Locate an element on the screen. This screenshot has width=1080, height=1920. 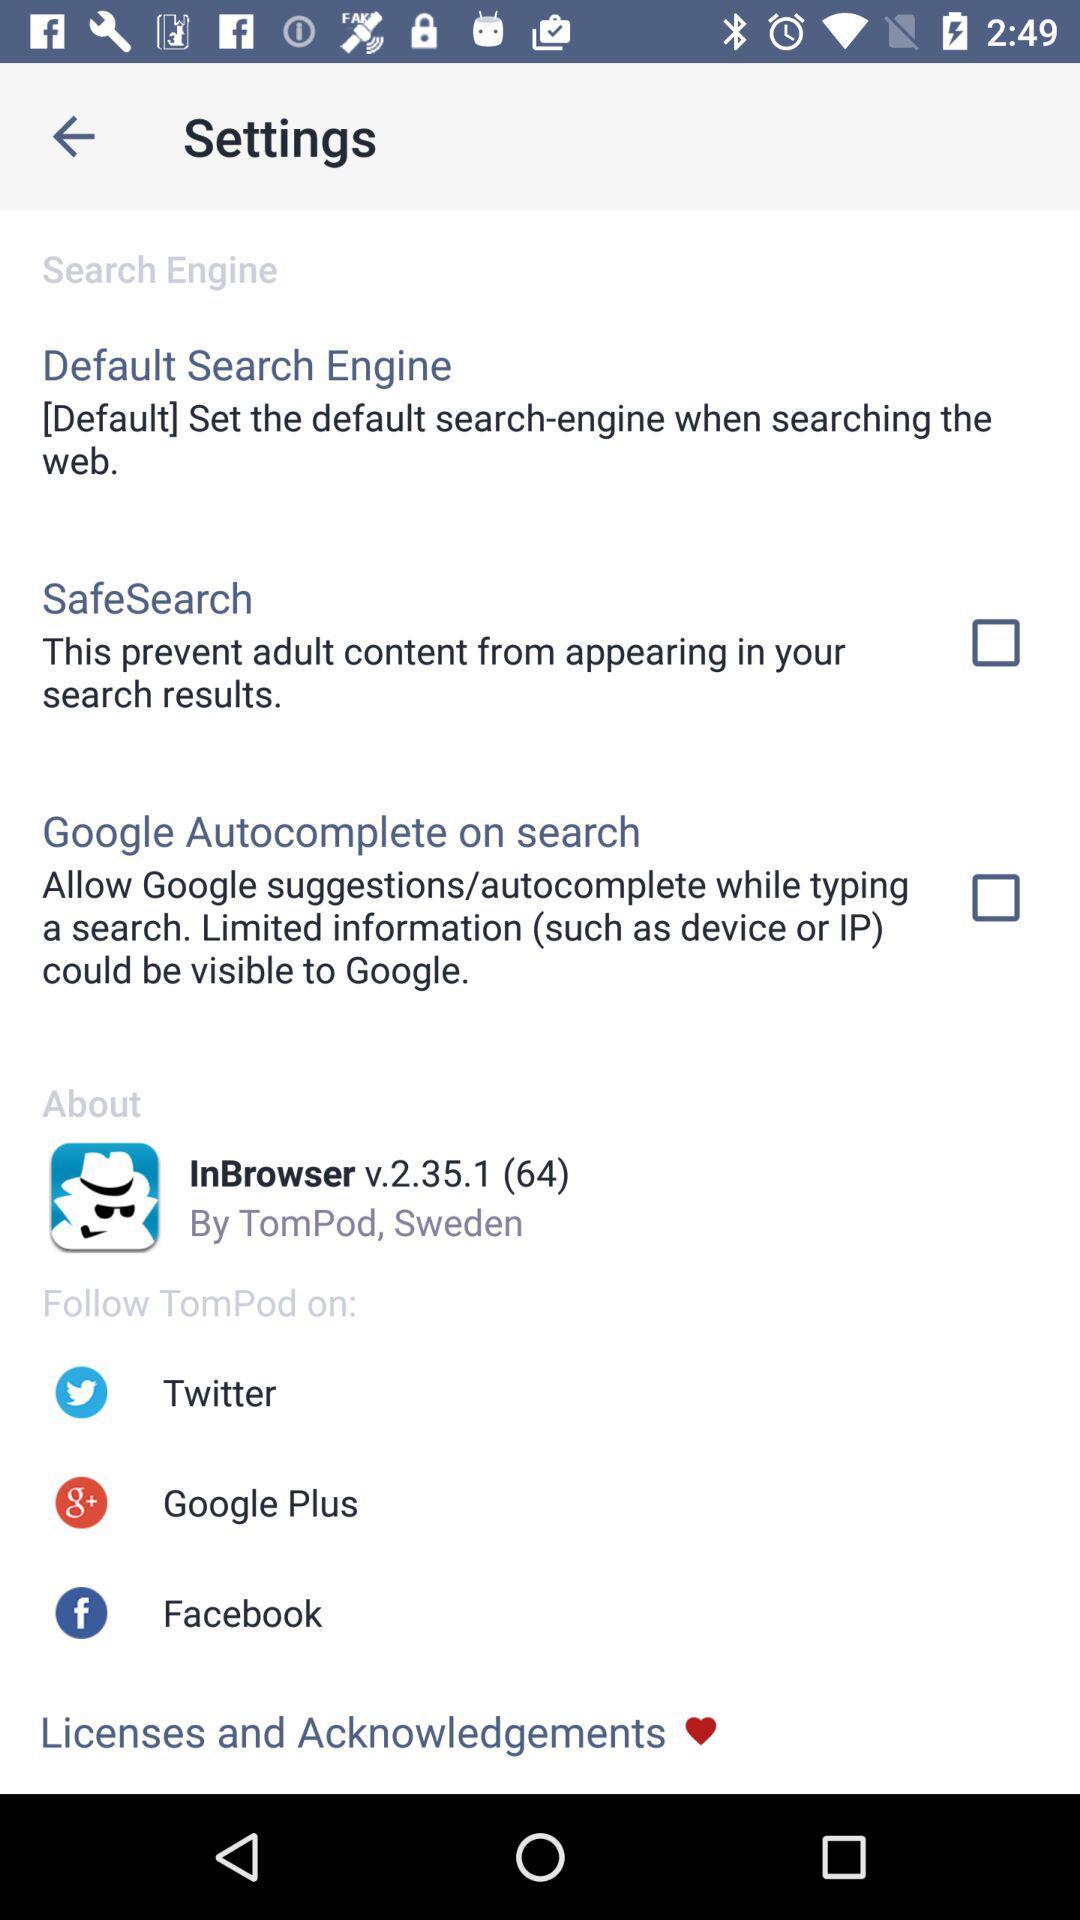
the item above the search engine icon is located at coordinates (72, 135).